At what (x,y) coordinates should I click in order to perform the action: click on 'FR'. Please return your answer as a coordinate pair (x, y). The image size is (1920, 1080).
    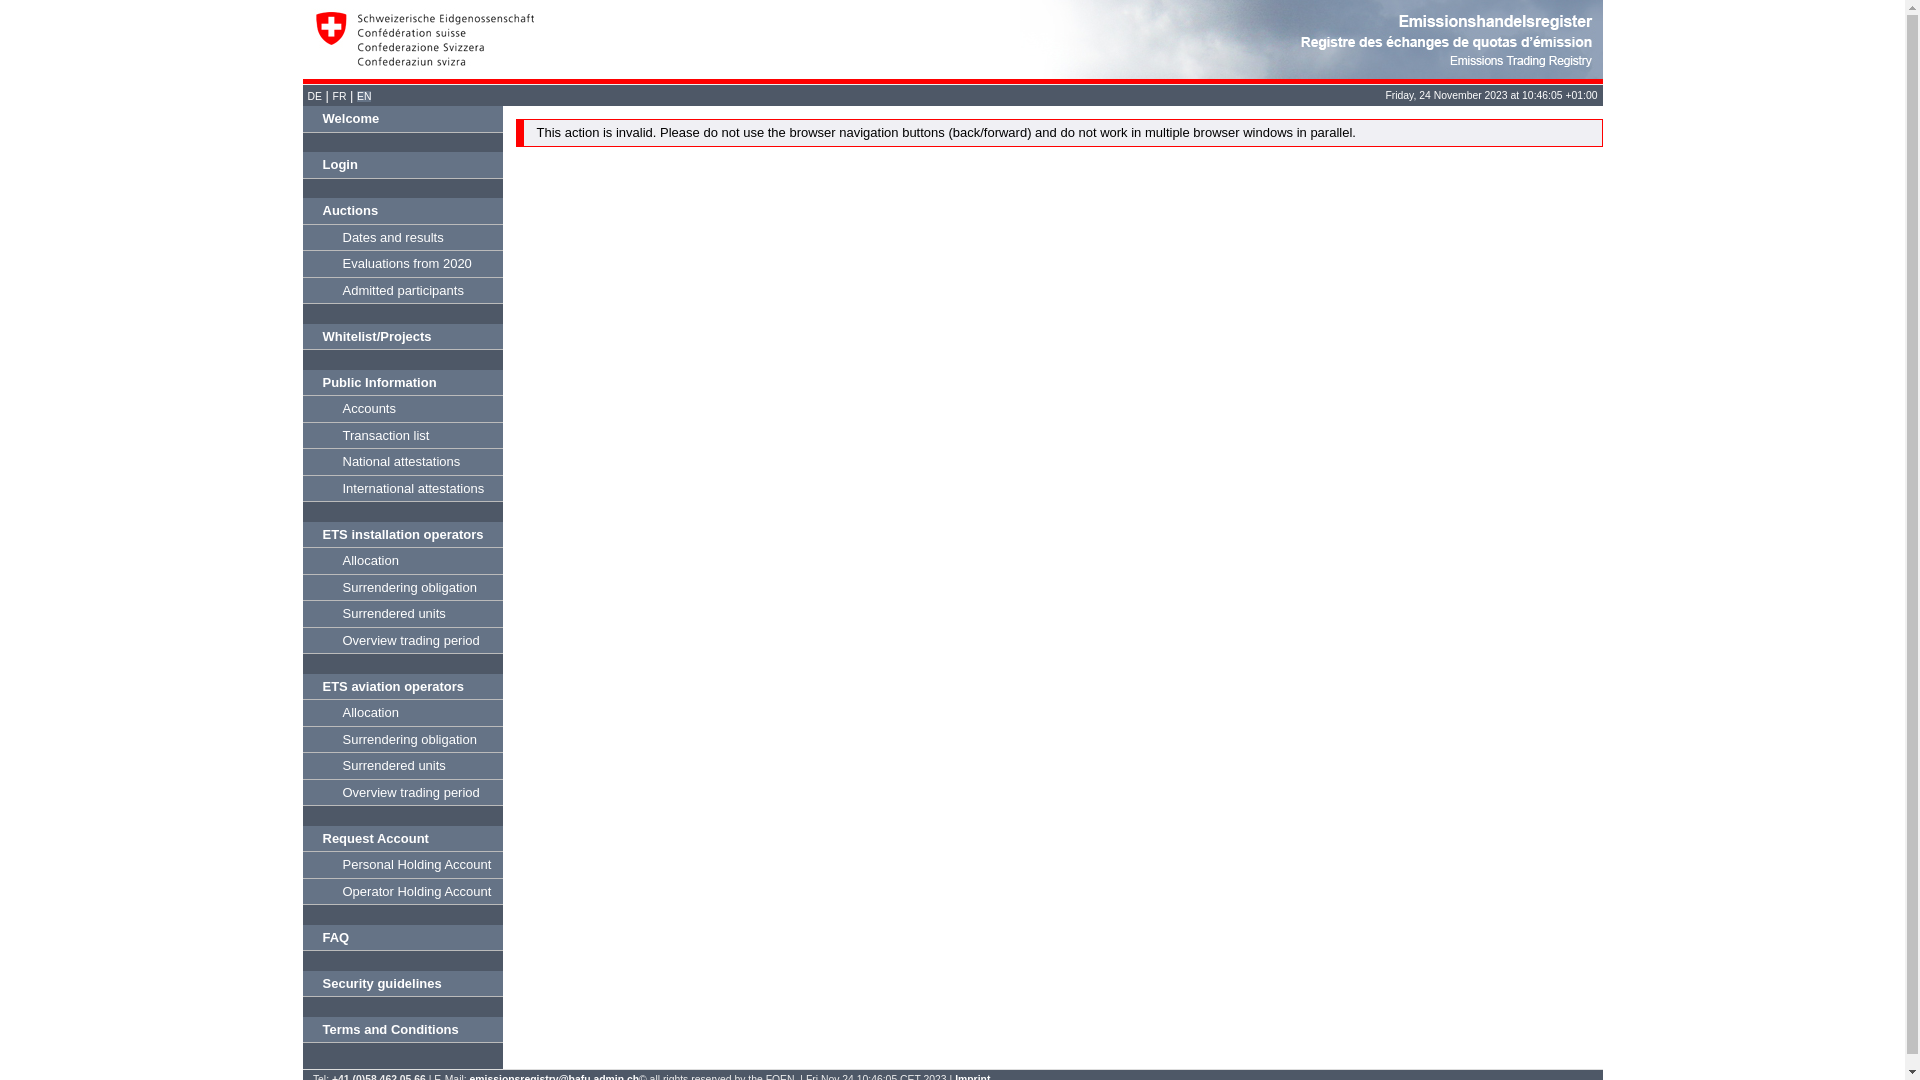
    Looking at the image, I should click on (340, 96).